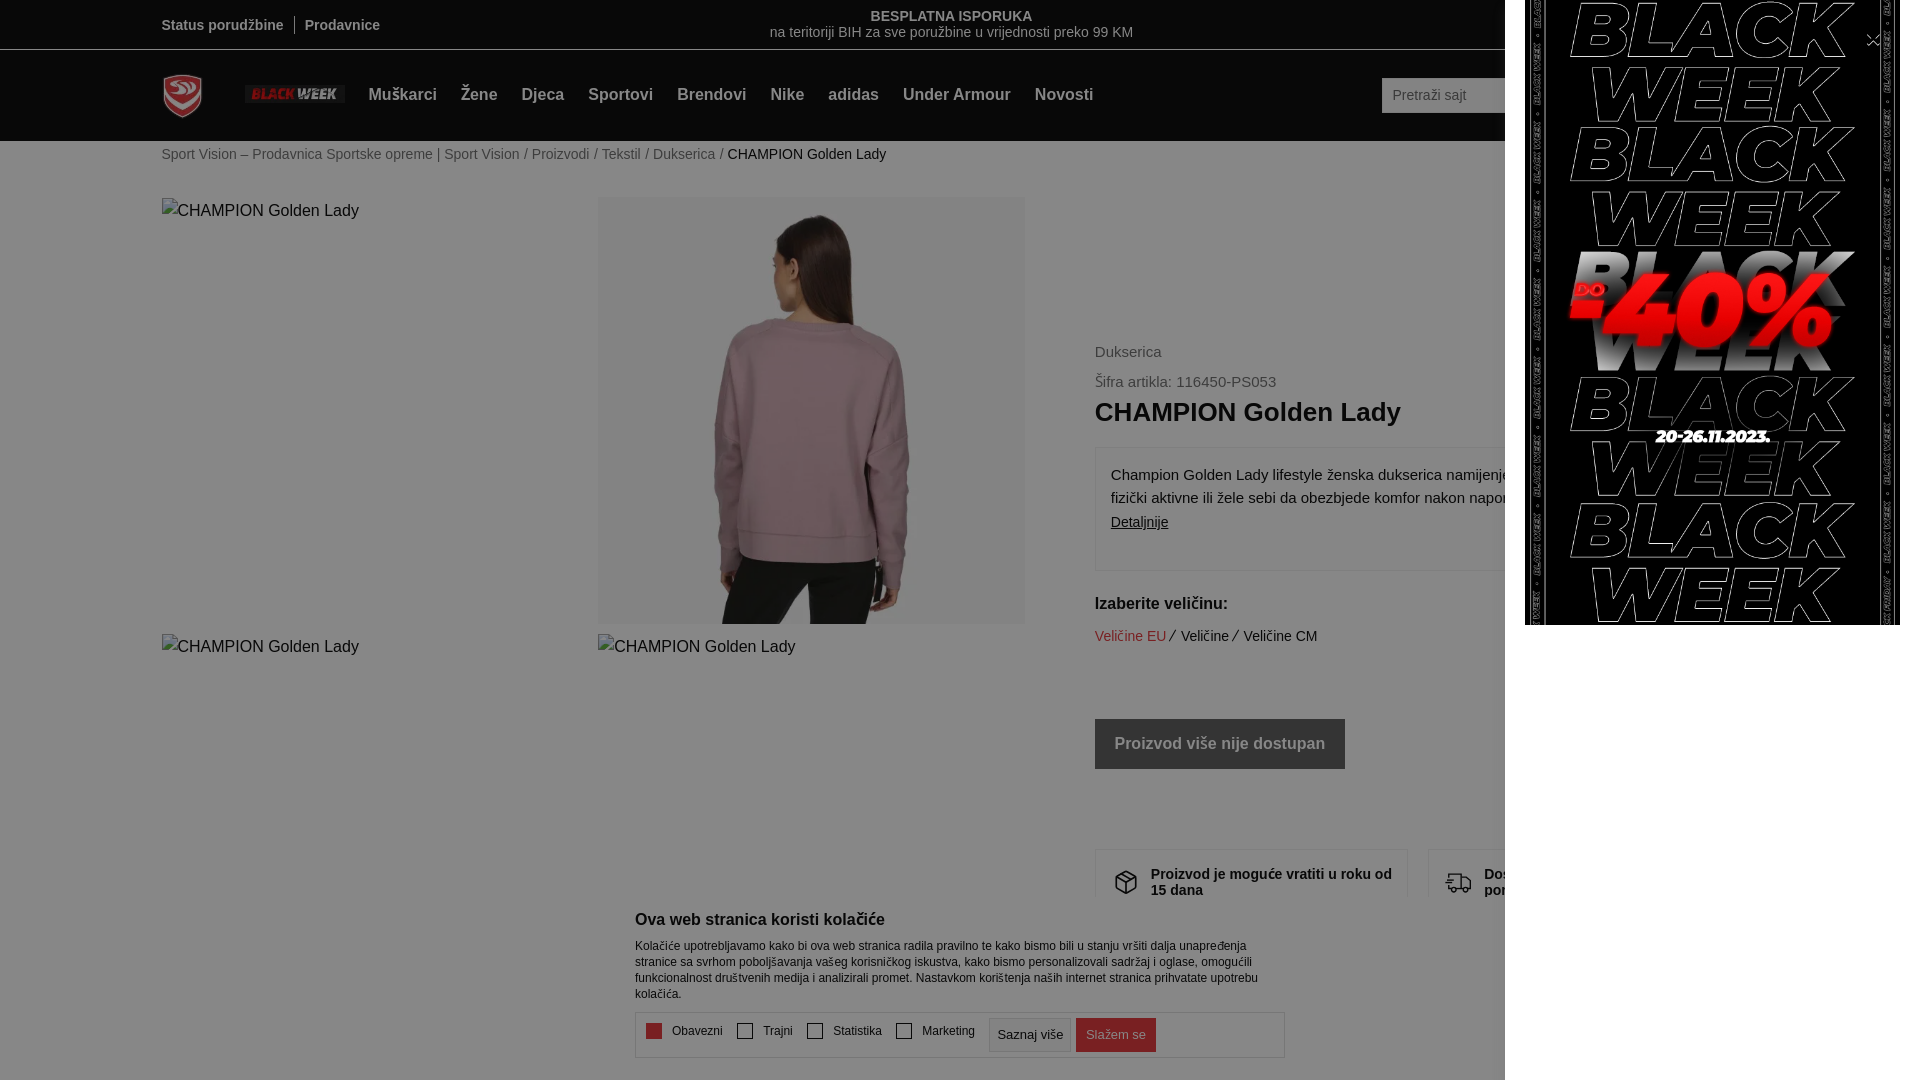  What do you see at coordinates (342, 24) in the screenshot?
I see `'Prodavnice'` at bounding box center [342, 24].